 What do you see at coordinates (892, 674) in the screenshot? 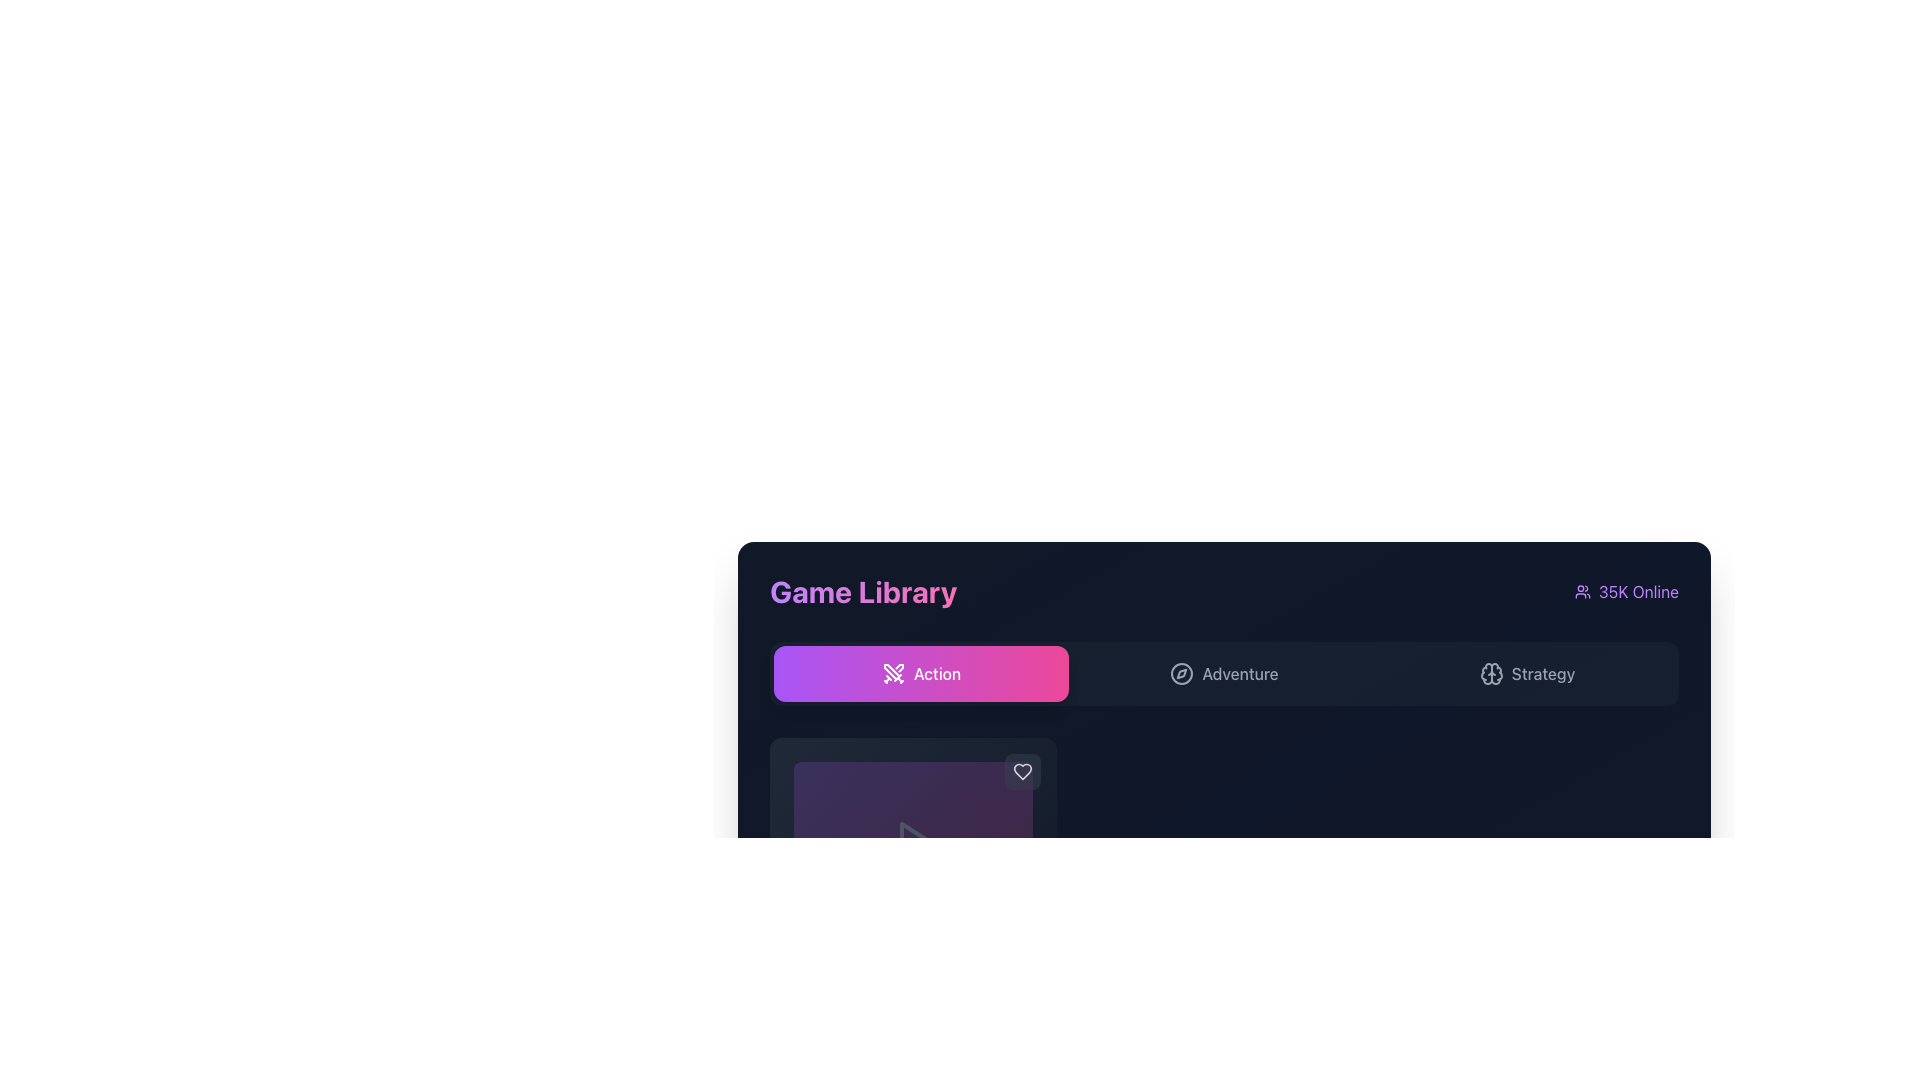
I see `the small graphical icon resembling crossed swords, which is part of the 'Action' button located in the upper section of the menu bar` at bounding box center [892, 674].